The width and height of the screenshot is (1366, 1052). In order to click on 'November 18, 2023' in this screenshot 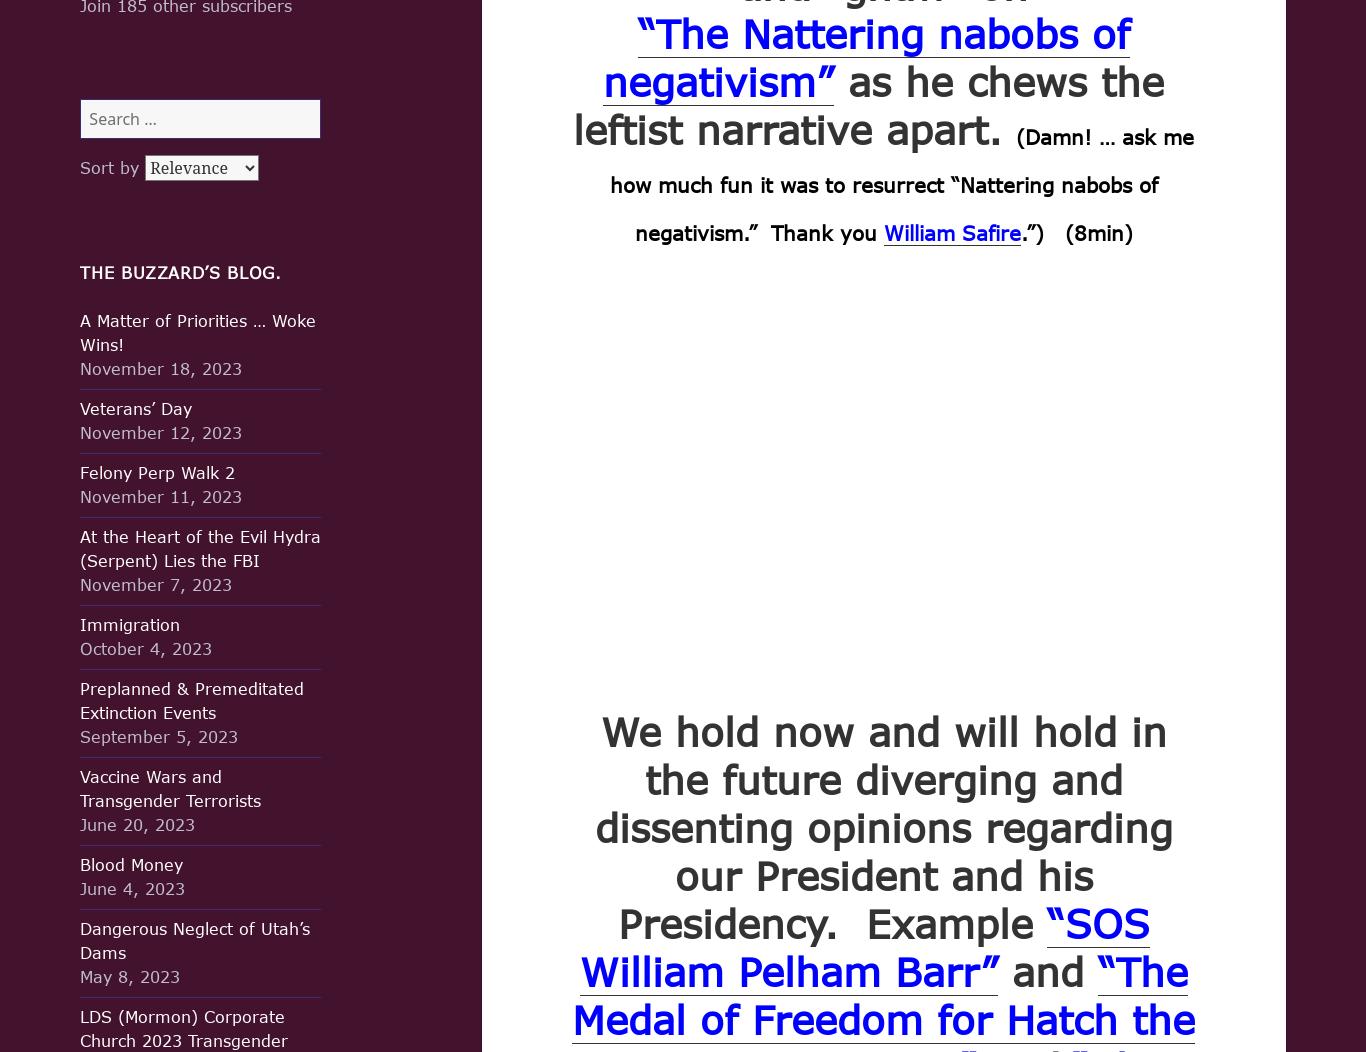, I will do `click(160, 368)`.